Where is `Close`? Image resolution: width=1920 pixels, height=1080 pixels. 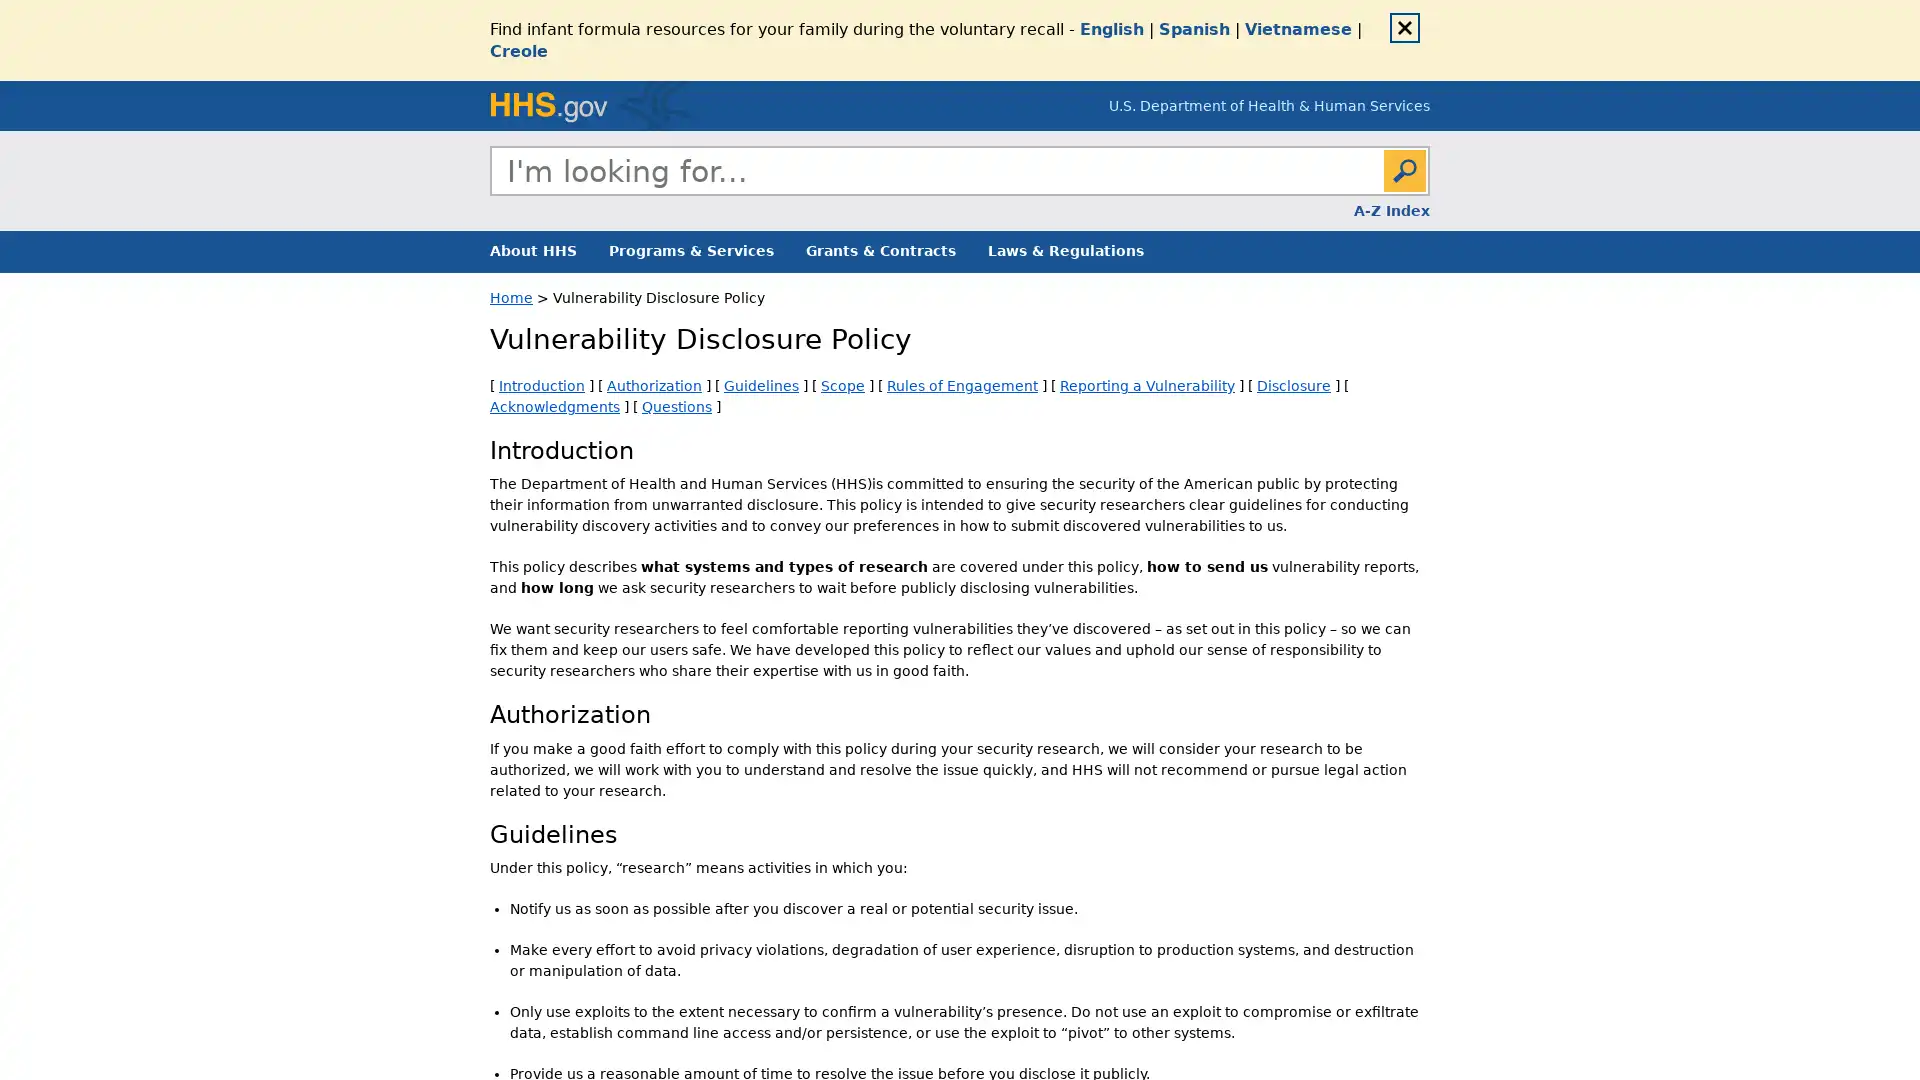 Close is located at coordinates (1428, 193).